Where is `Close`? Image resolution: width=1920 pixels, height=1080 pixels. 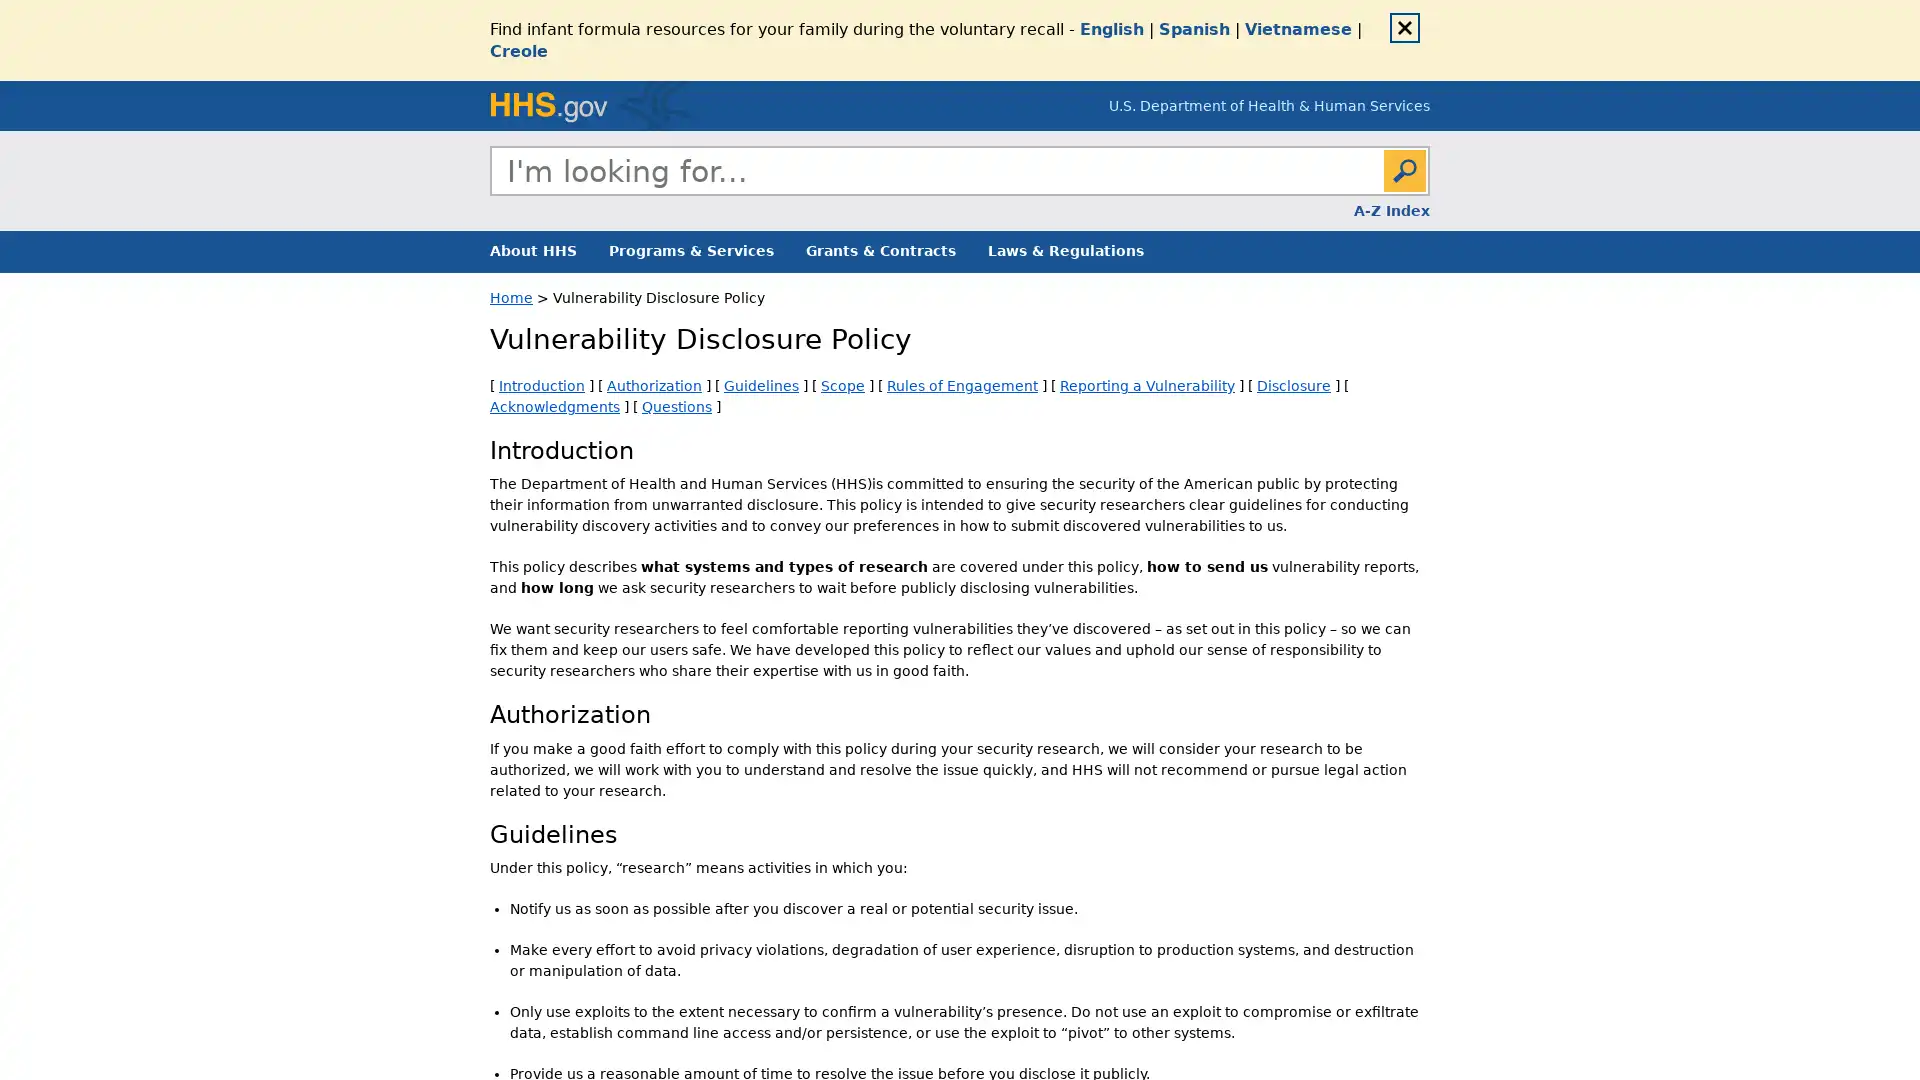 Close is located at coordinates (1428, 193).